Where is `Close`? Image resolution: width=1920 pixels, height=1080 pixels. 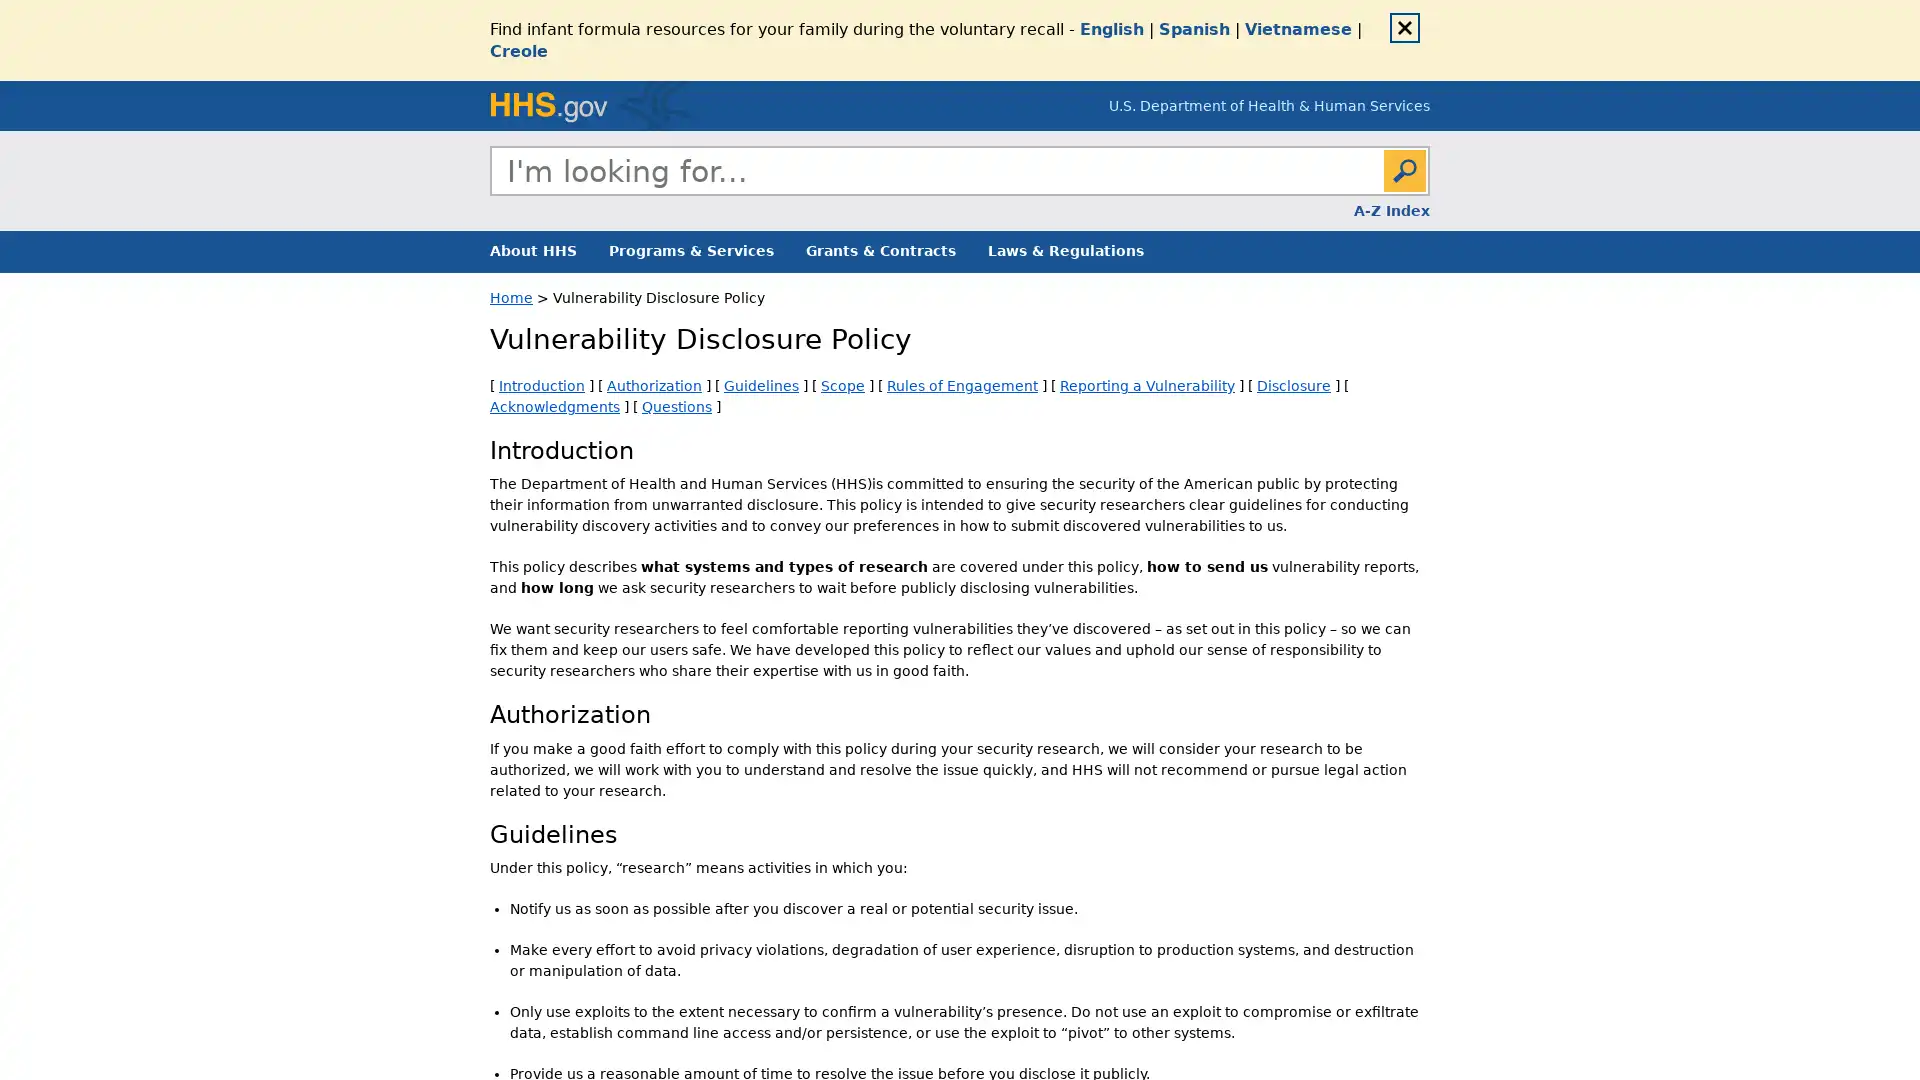 Close is located at coordinates (1428, 193).